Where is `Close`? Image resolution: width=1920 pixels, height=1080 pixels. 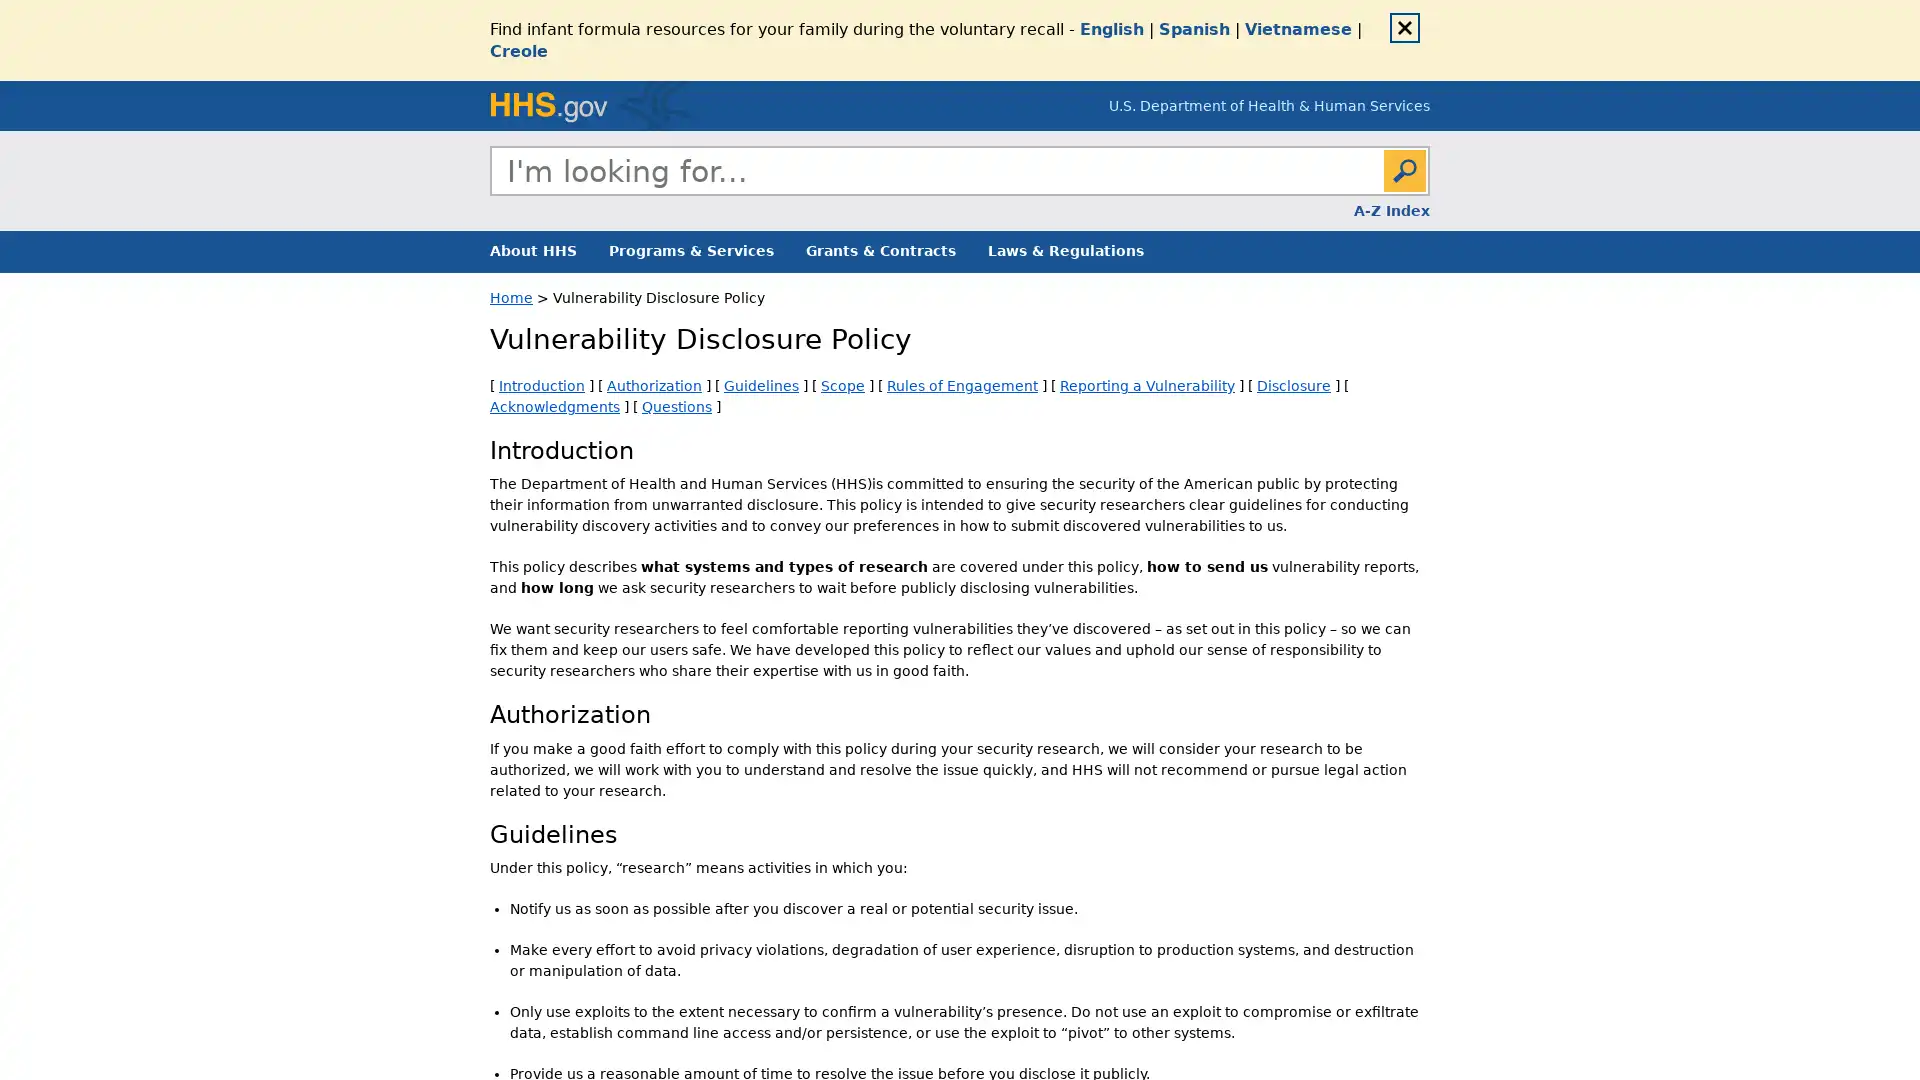 Close is located at coordinates (1428, 193).